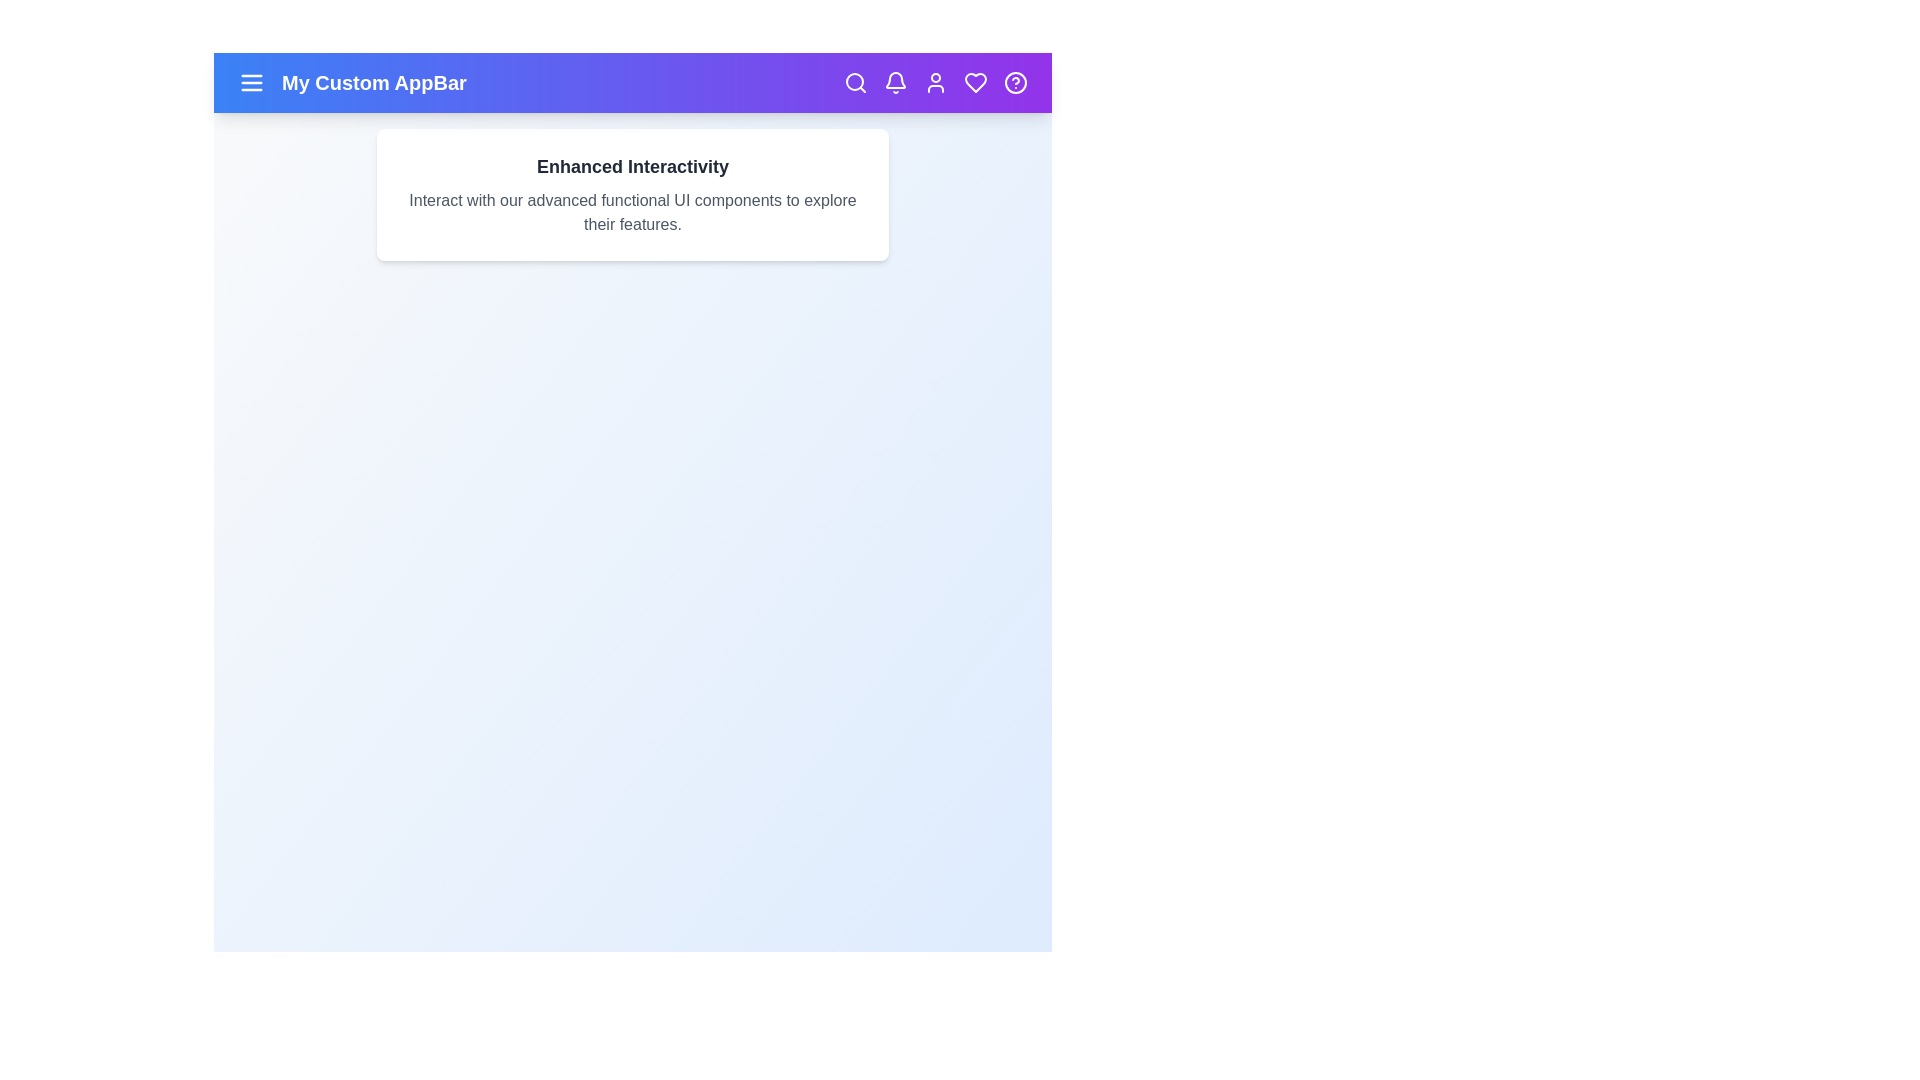  I want to click on the menu icon to toggle the menu visibility, so click(251, 82).